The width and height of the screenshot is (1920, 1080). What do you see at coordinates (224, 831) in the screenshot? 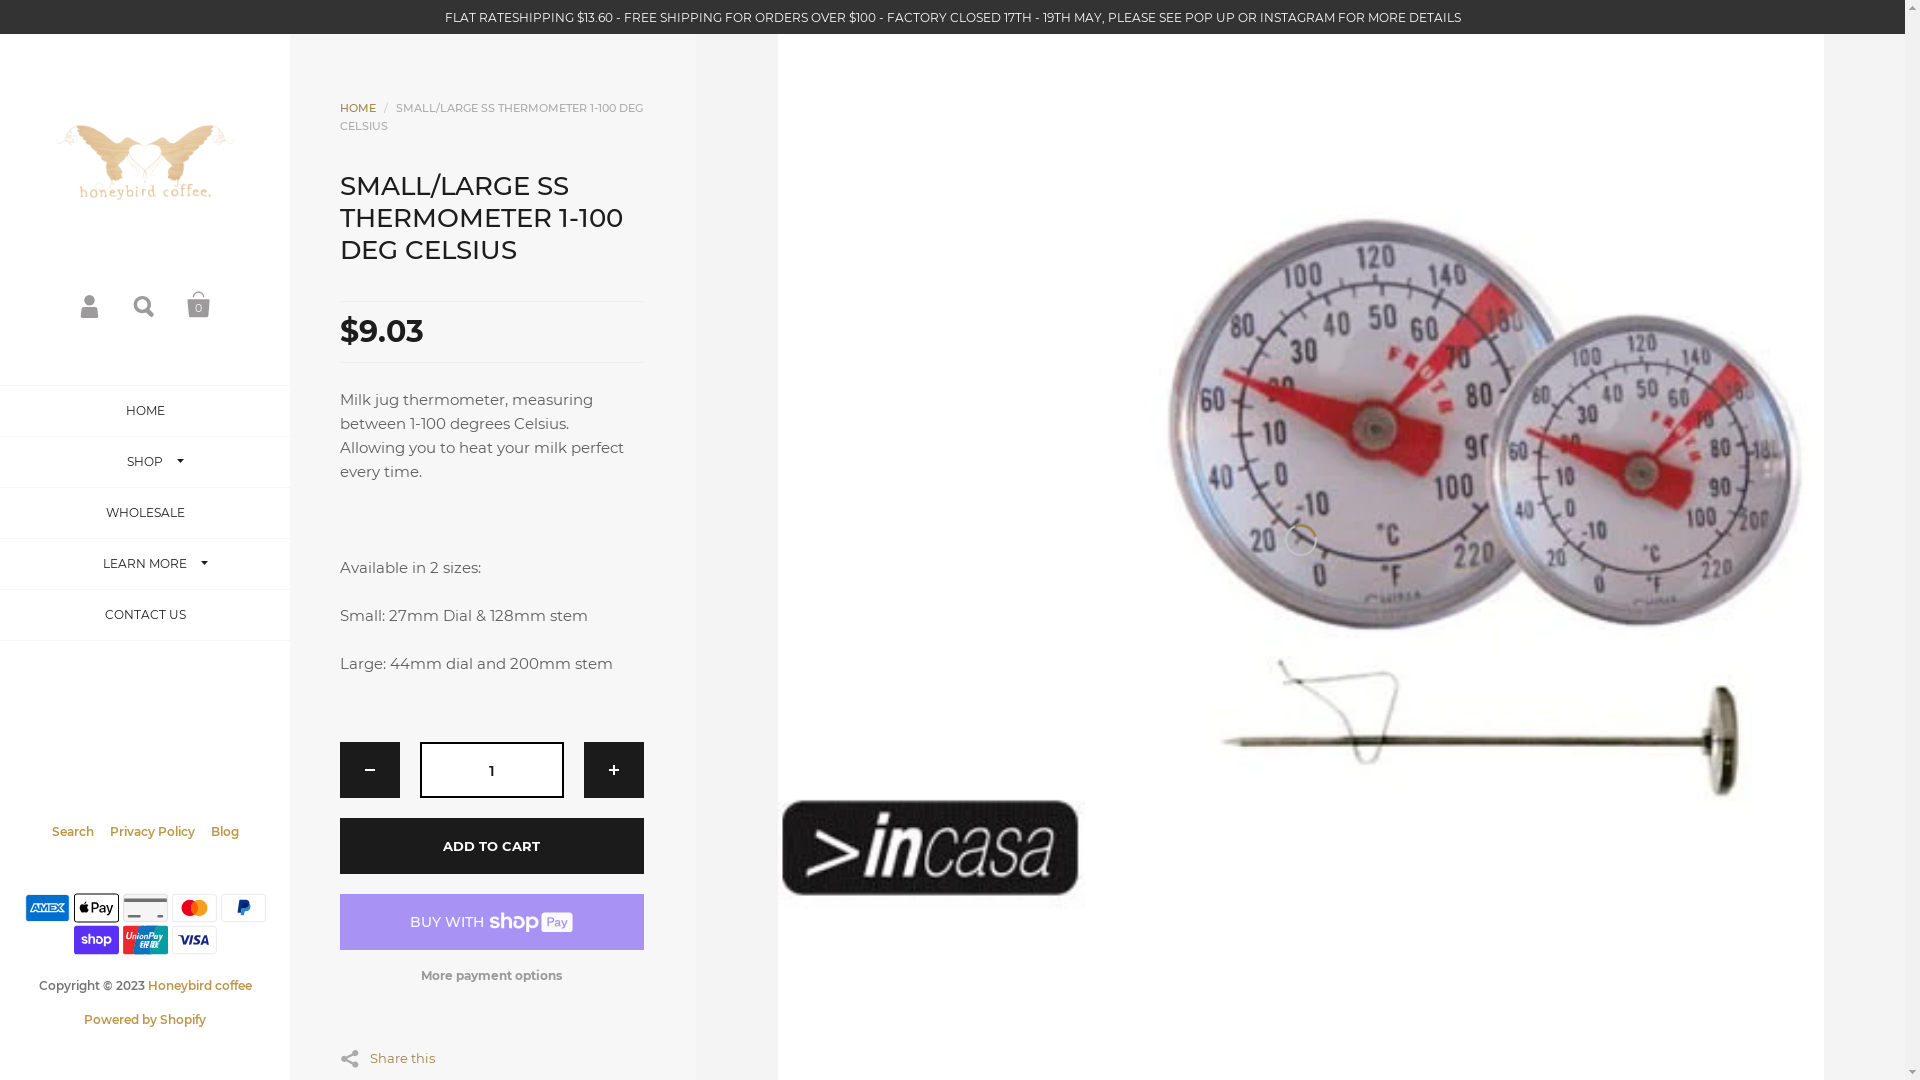
I see `'Blog'` at bounding box center [224, 831].